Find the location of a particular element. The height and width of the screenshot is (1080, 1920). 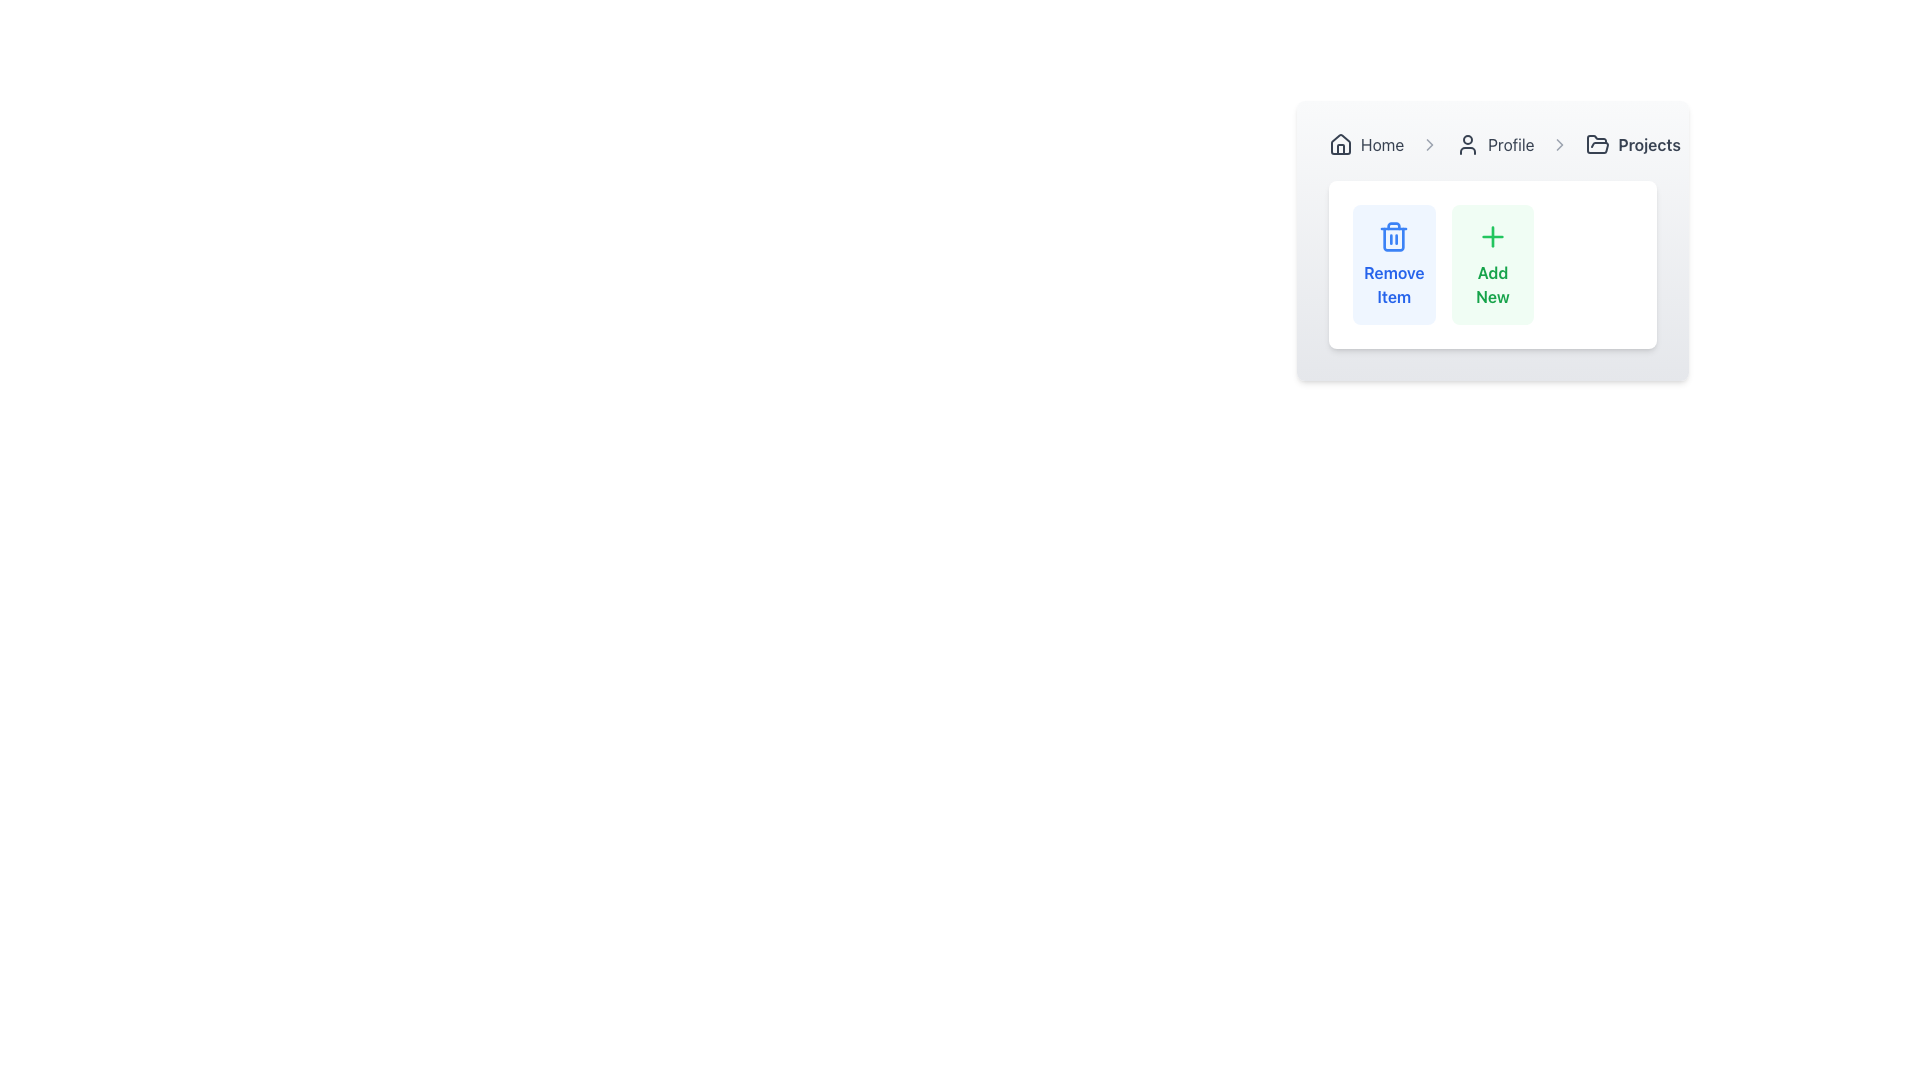

the 'Profile' navigation link, which is the second item in the navigation bar is located at coordinates (1495, 144).